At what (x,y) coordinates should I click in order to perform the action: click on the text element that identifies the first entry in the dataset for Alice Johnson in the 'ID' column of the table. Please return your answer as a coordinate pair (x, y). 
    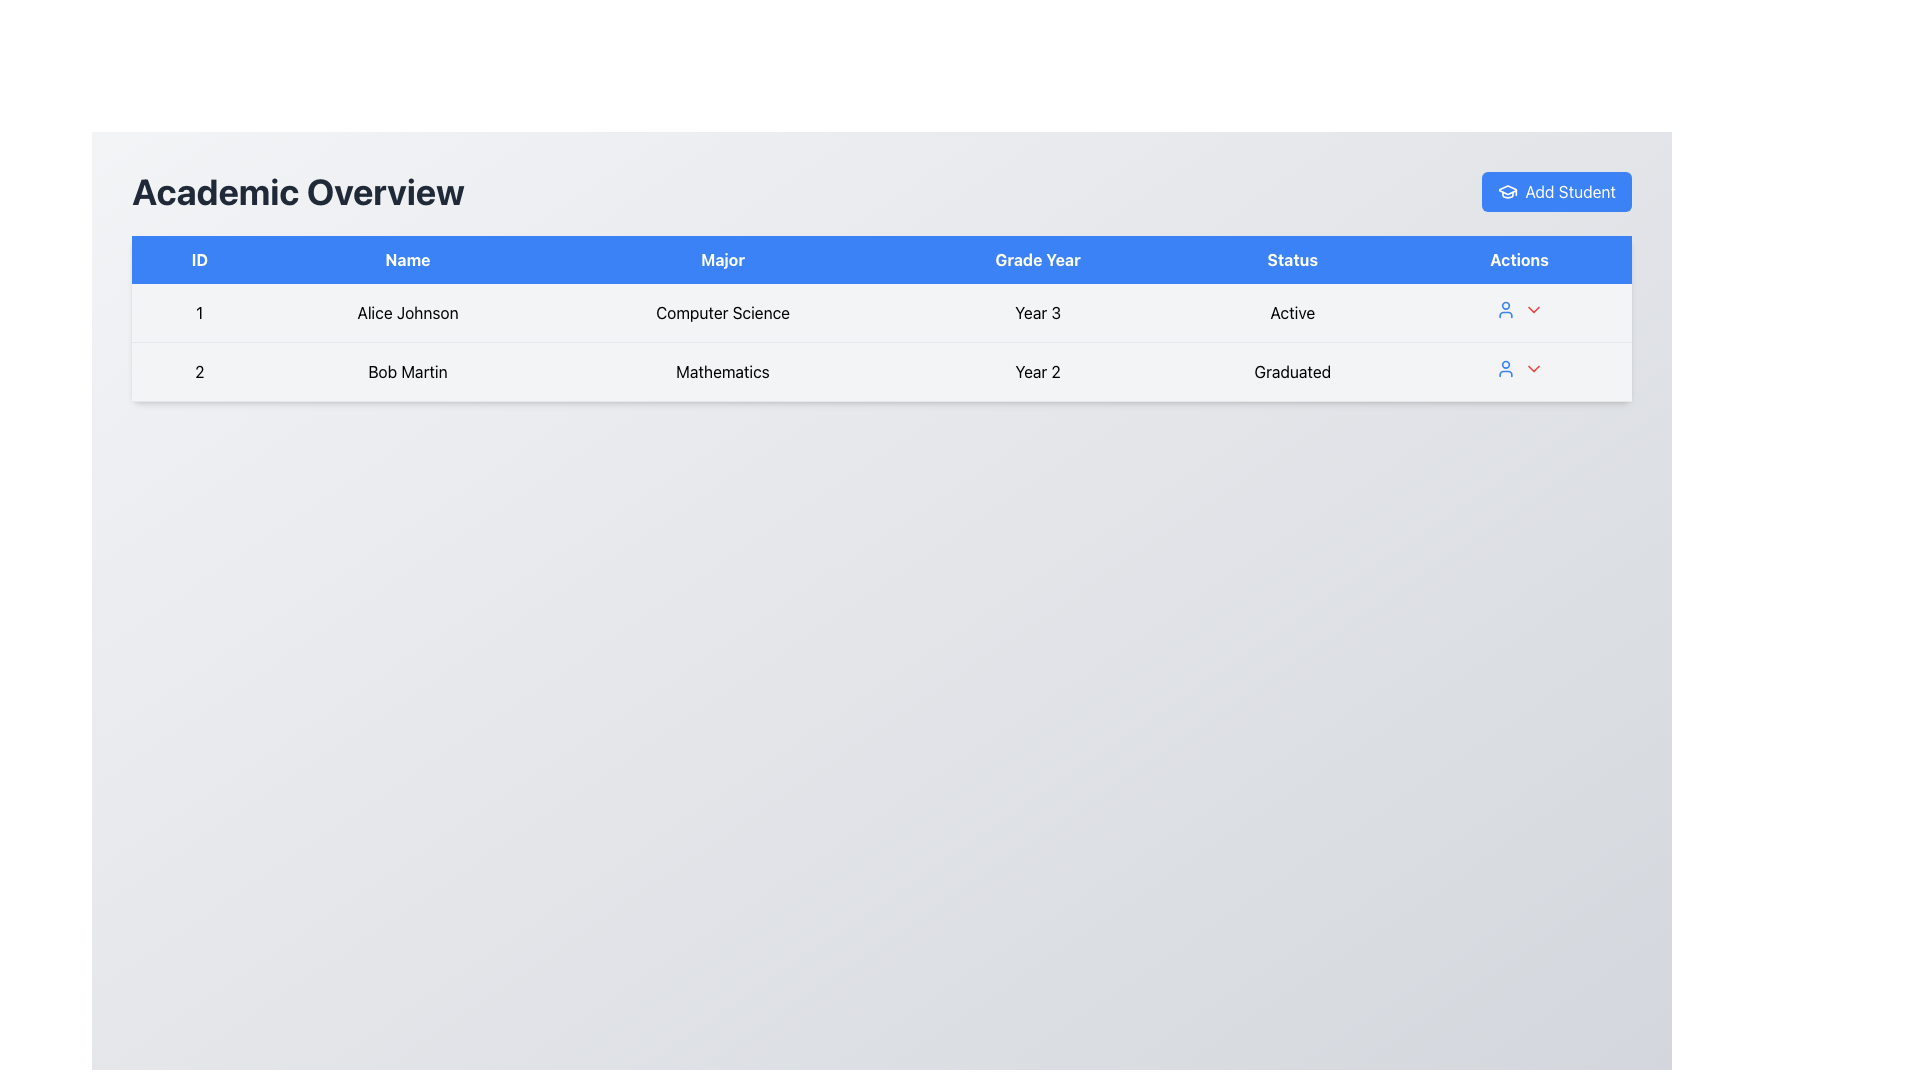
    Looking at the image, I should click on (199, 313).